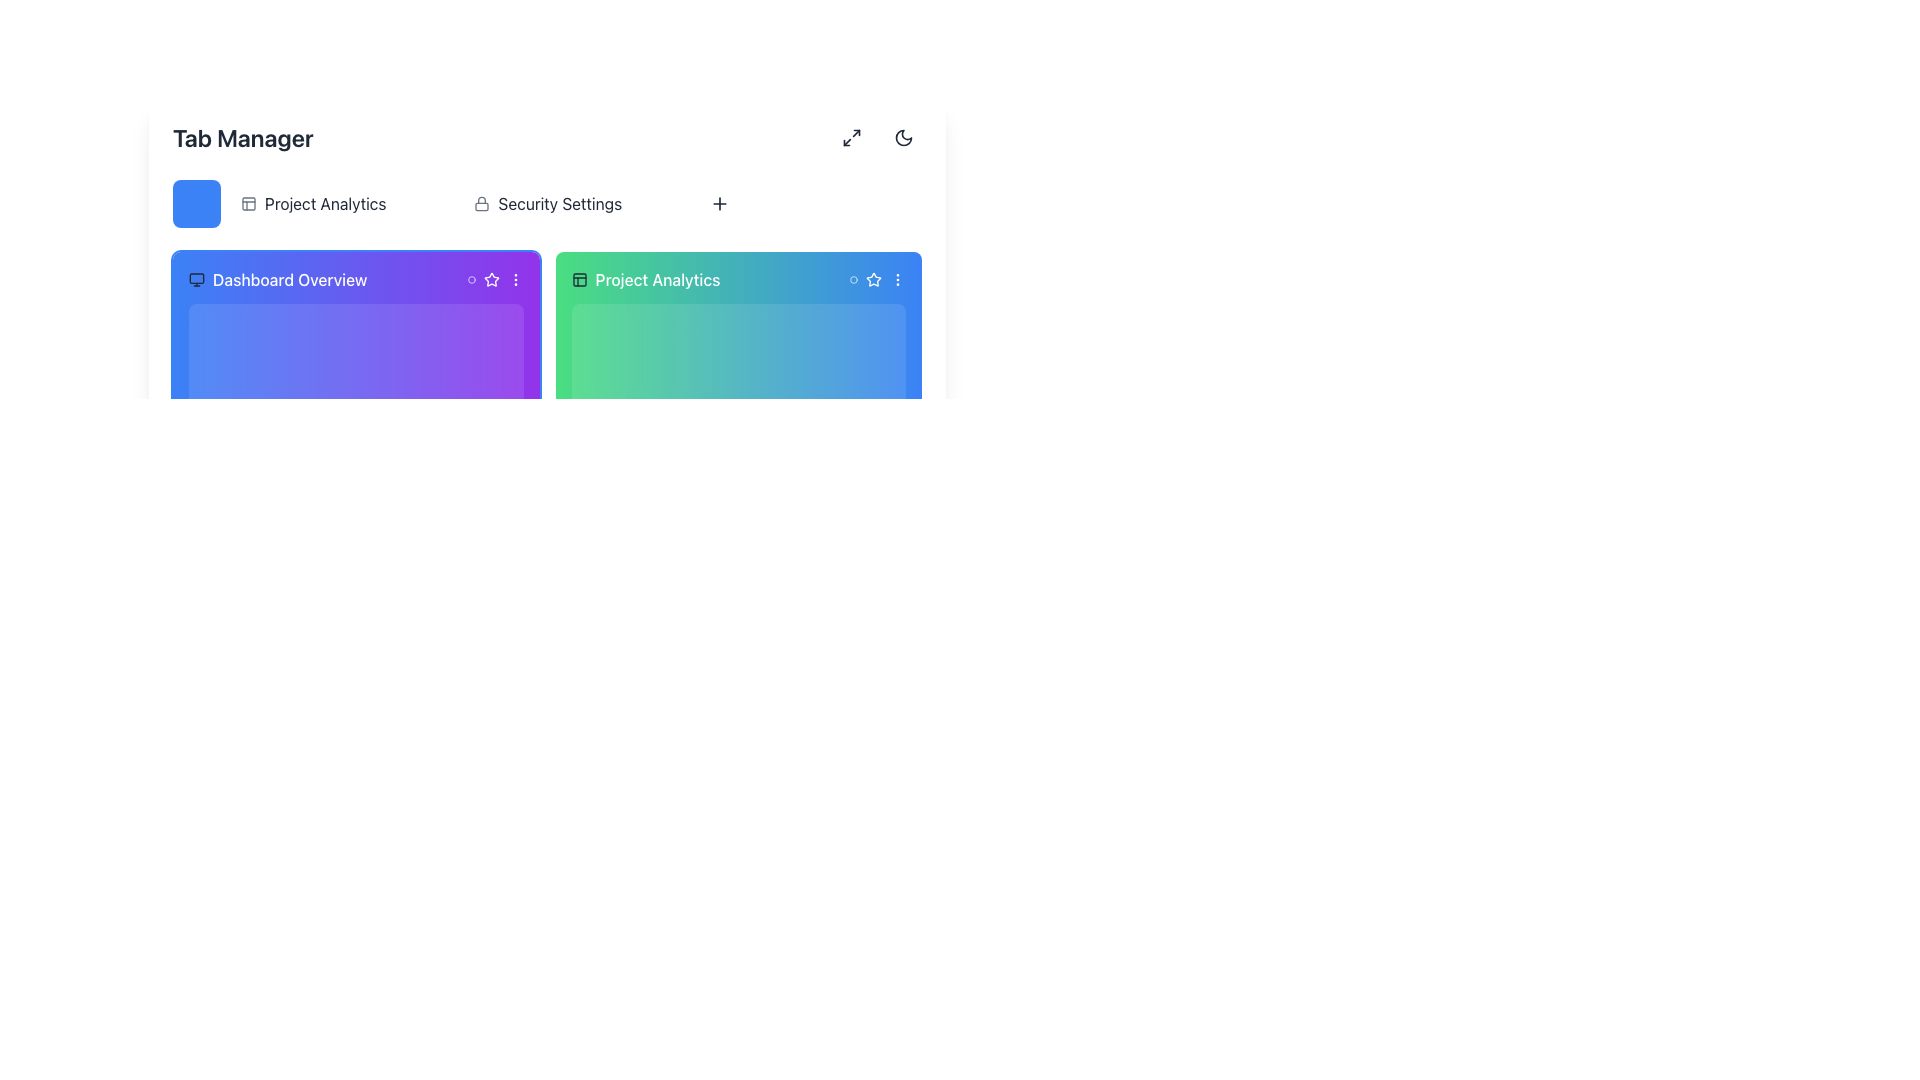 This screenshot has width=1920, height=1080. I want to click on the SVG Rectangle icon located to the left of the 'Project Analytics' text in the header area of the interface, so click(248, 204).